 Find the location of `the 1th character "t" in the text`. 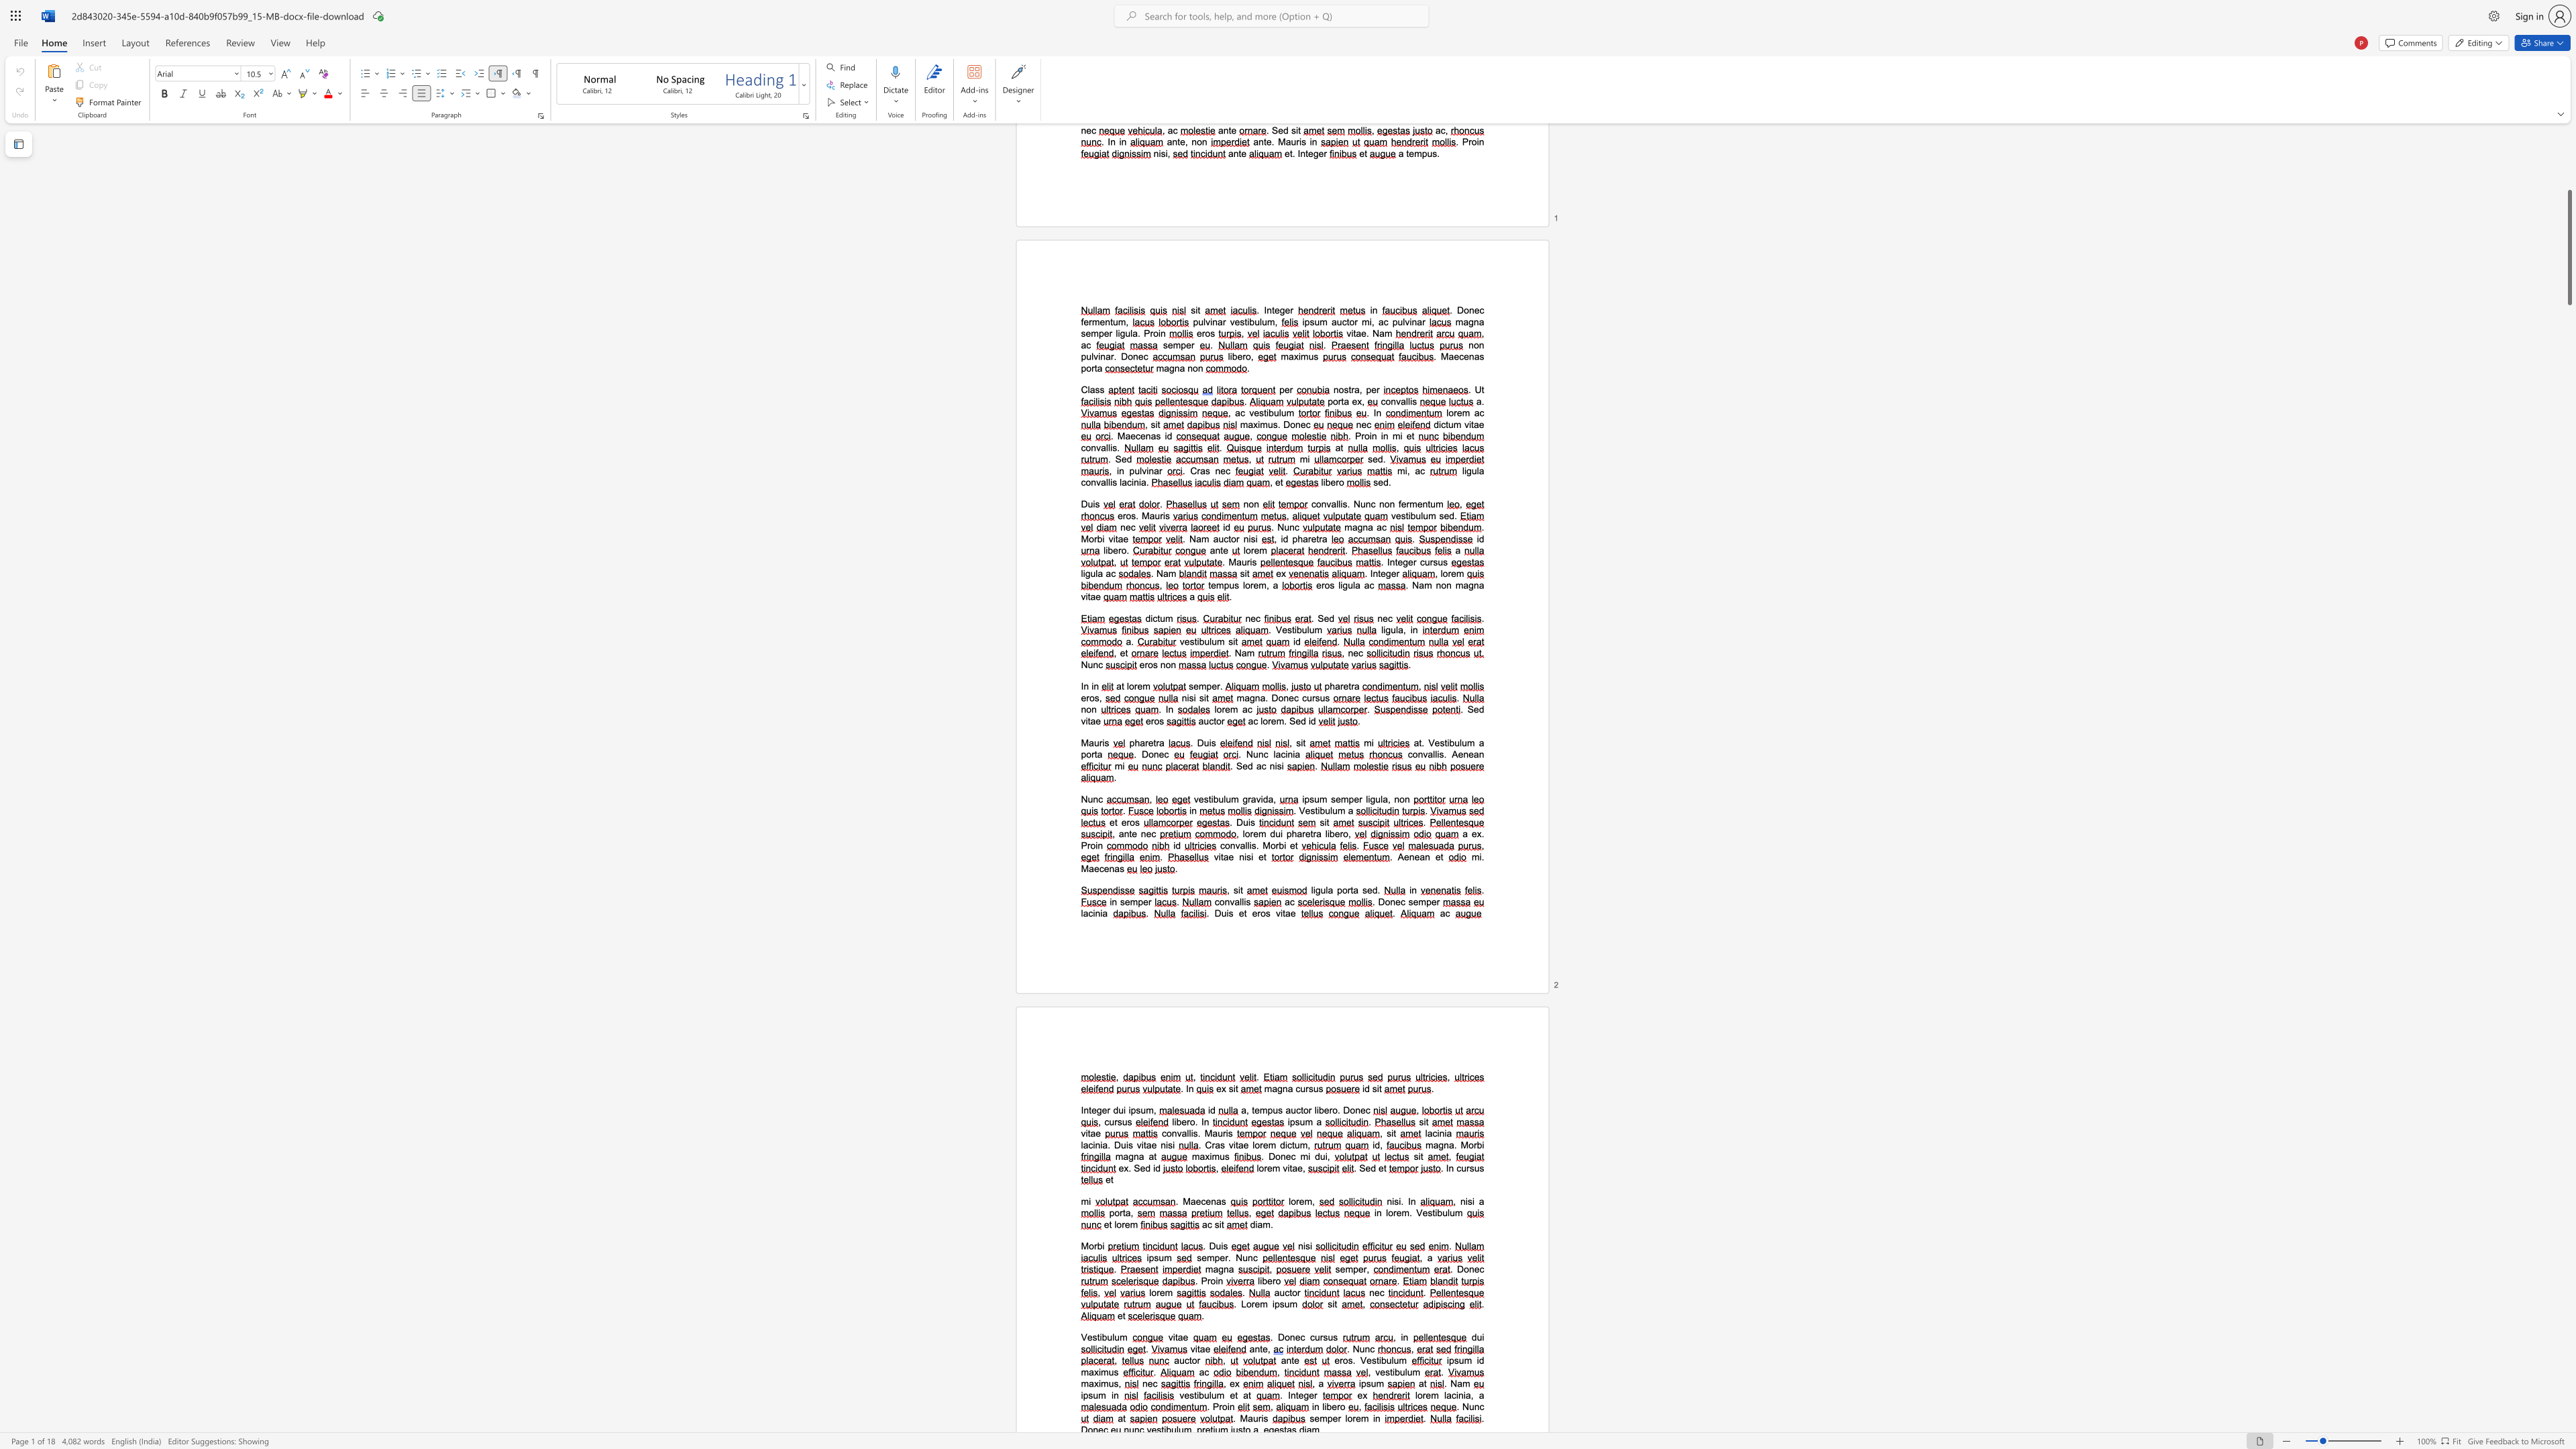

the 1th character "t" in the text is located at coordinates (1350, 890).